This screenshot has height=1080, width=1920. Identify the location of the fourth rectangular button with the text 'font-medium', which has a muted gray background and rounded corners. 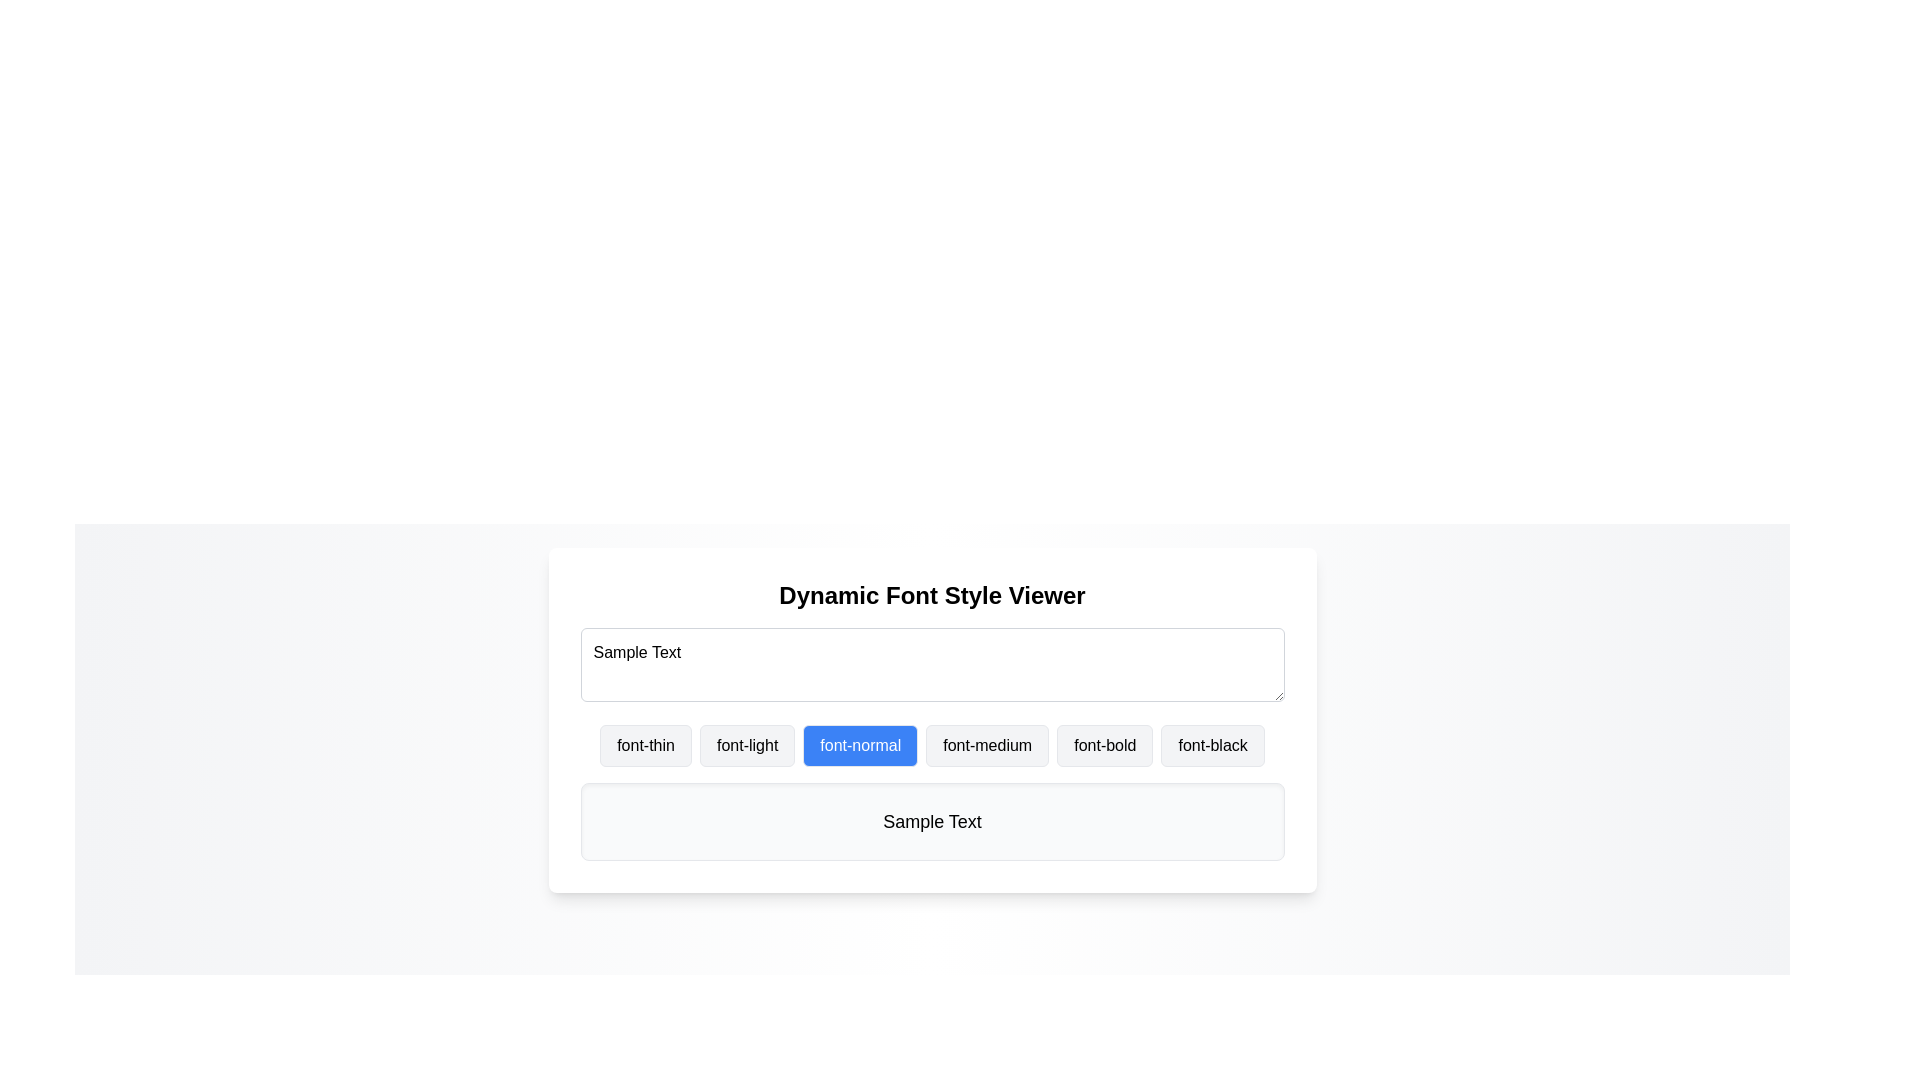
(987, 745).